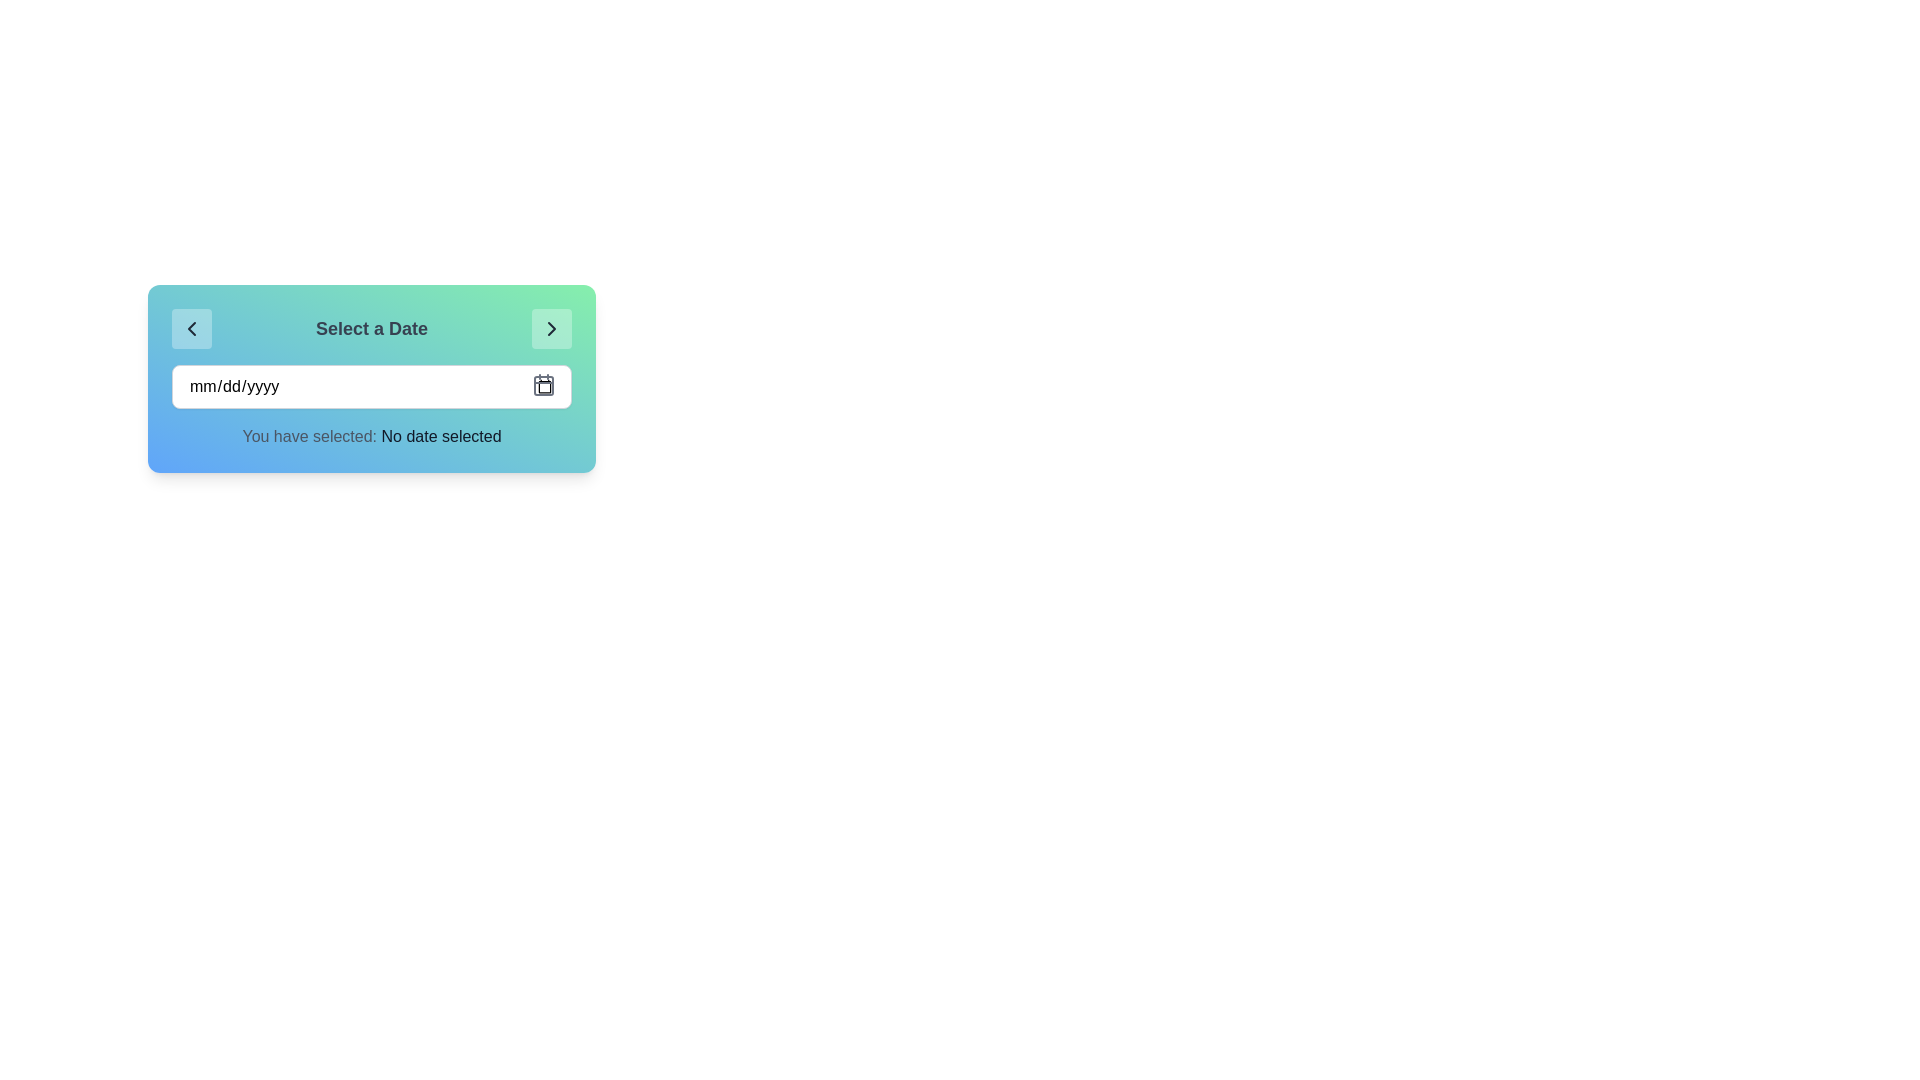 The image size is (1920, 1080). I want to click on the header labeled 'Select a Date', which is prominently displayed in bold, large font at the top of the date-picker interface, so click(372, 327).